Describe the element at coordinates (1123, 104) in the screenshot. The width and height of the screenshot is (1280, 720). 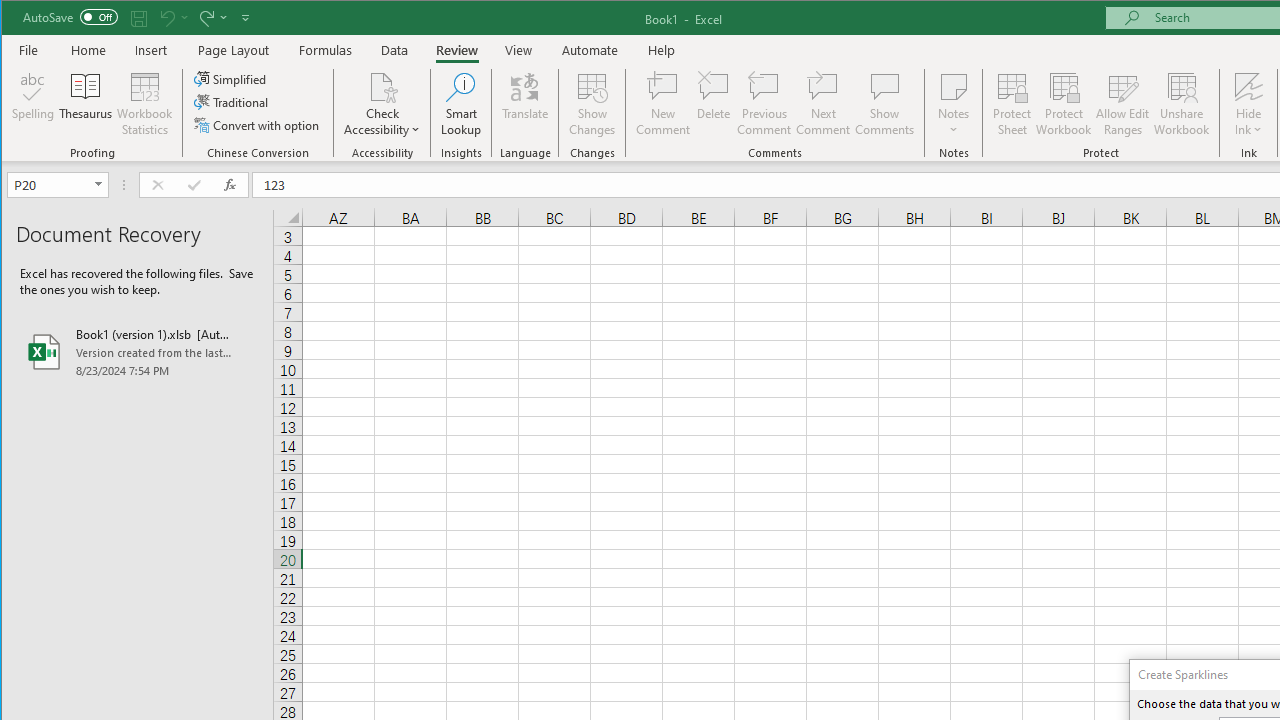
I see `'Allow Edit Ranges'` at that location.